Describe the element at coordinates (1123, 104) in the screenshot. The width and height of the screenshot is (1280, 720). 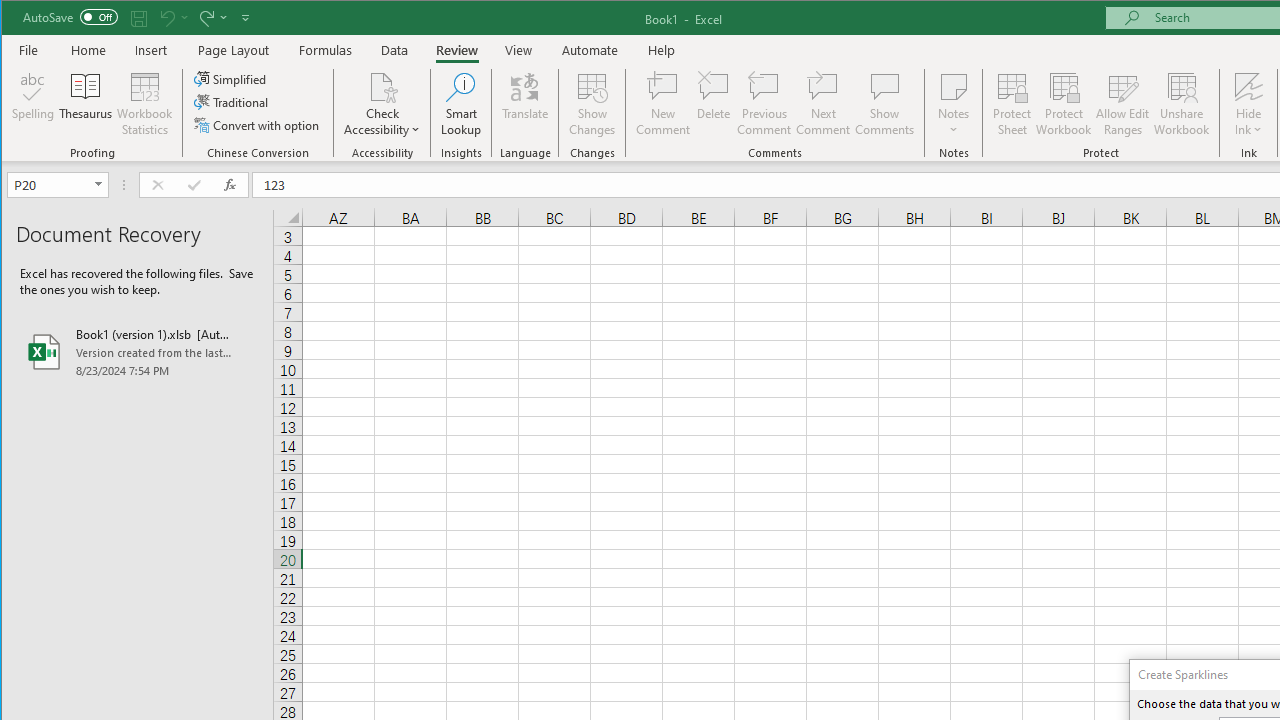
I see `'Allow Edit Ranges'` at that location.